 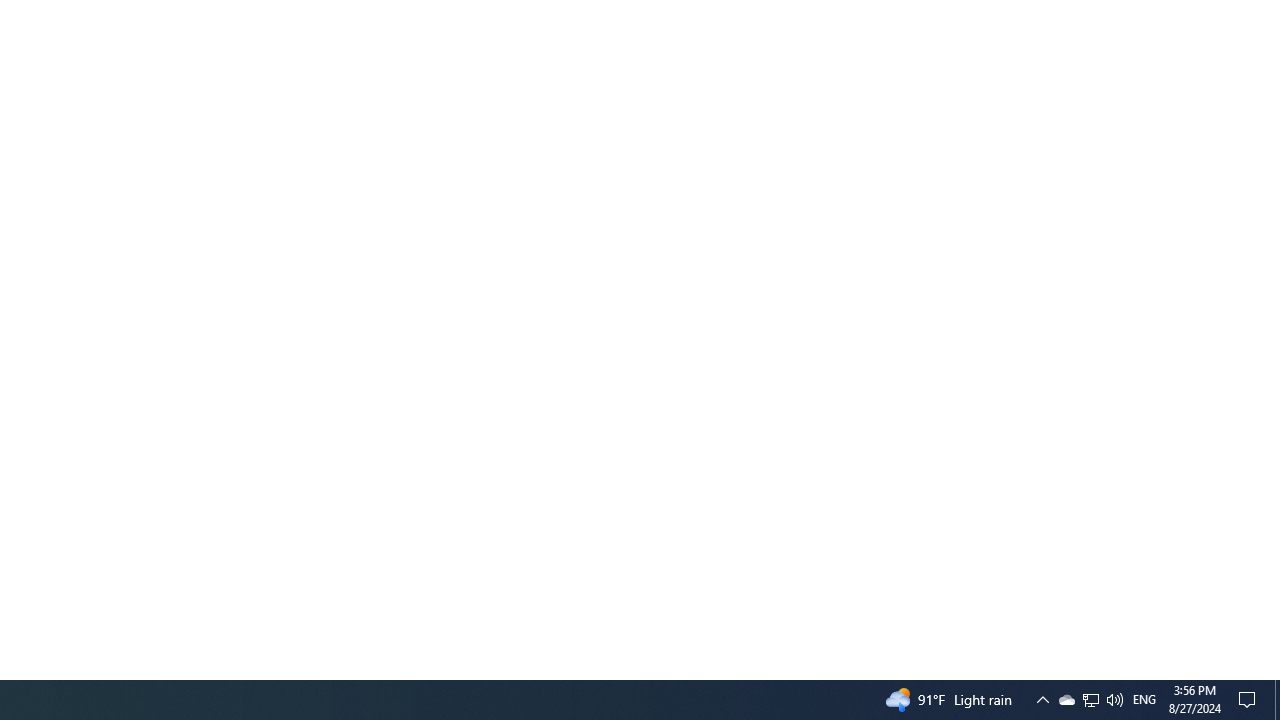 What do you see at coordinates (1250, 698) in the screenshot?
I see `'Action Center, No new notifications'` at bounding box center [1250, 698].